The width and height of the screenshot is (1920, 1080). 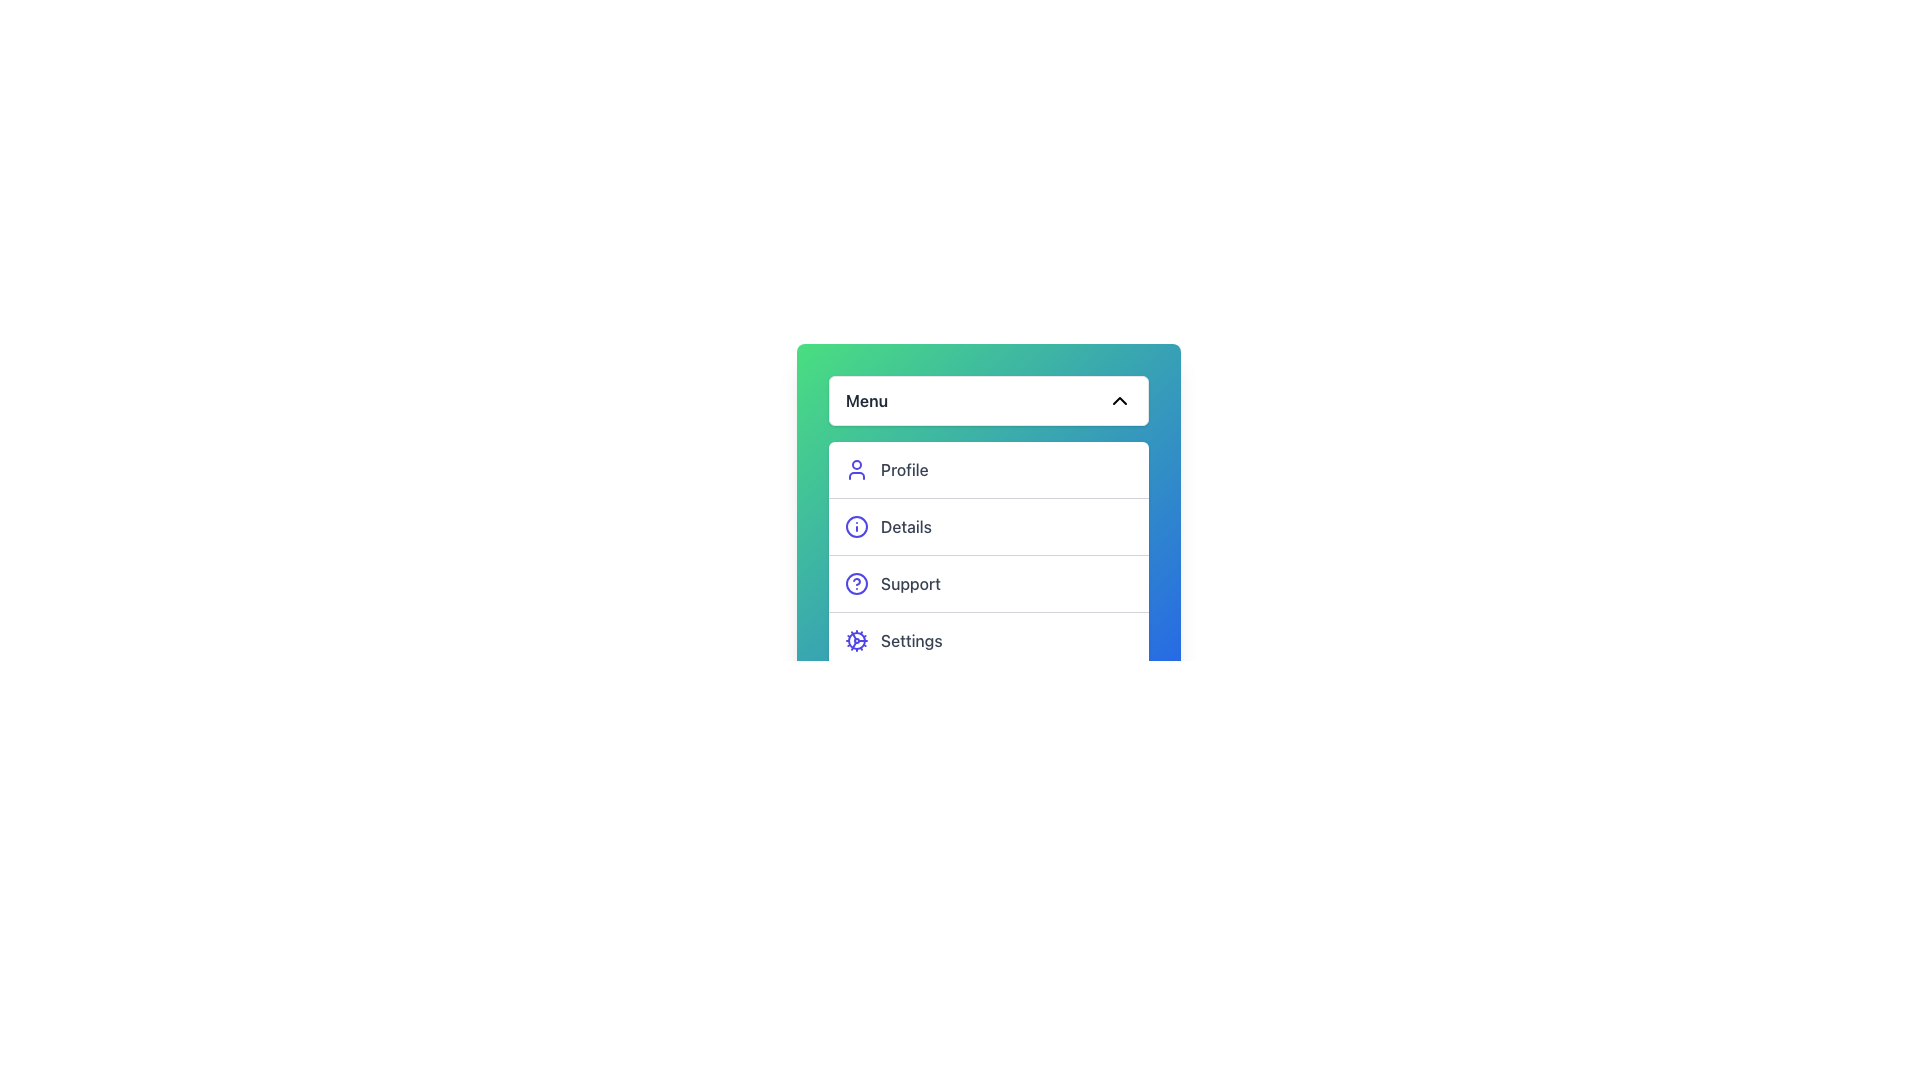 I want to click on the 'Menu' Dropdown Toggle Button, which is the topmost element in a vertically stacked list, so click(x=988, y=401).